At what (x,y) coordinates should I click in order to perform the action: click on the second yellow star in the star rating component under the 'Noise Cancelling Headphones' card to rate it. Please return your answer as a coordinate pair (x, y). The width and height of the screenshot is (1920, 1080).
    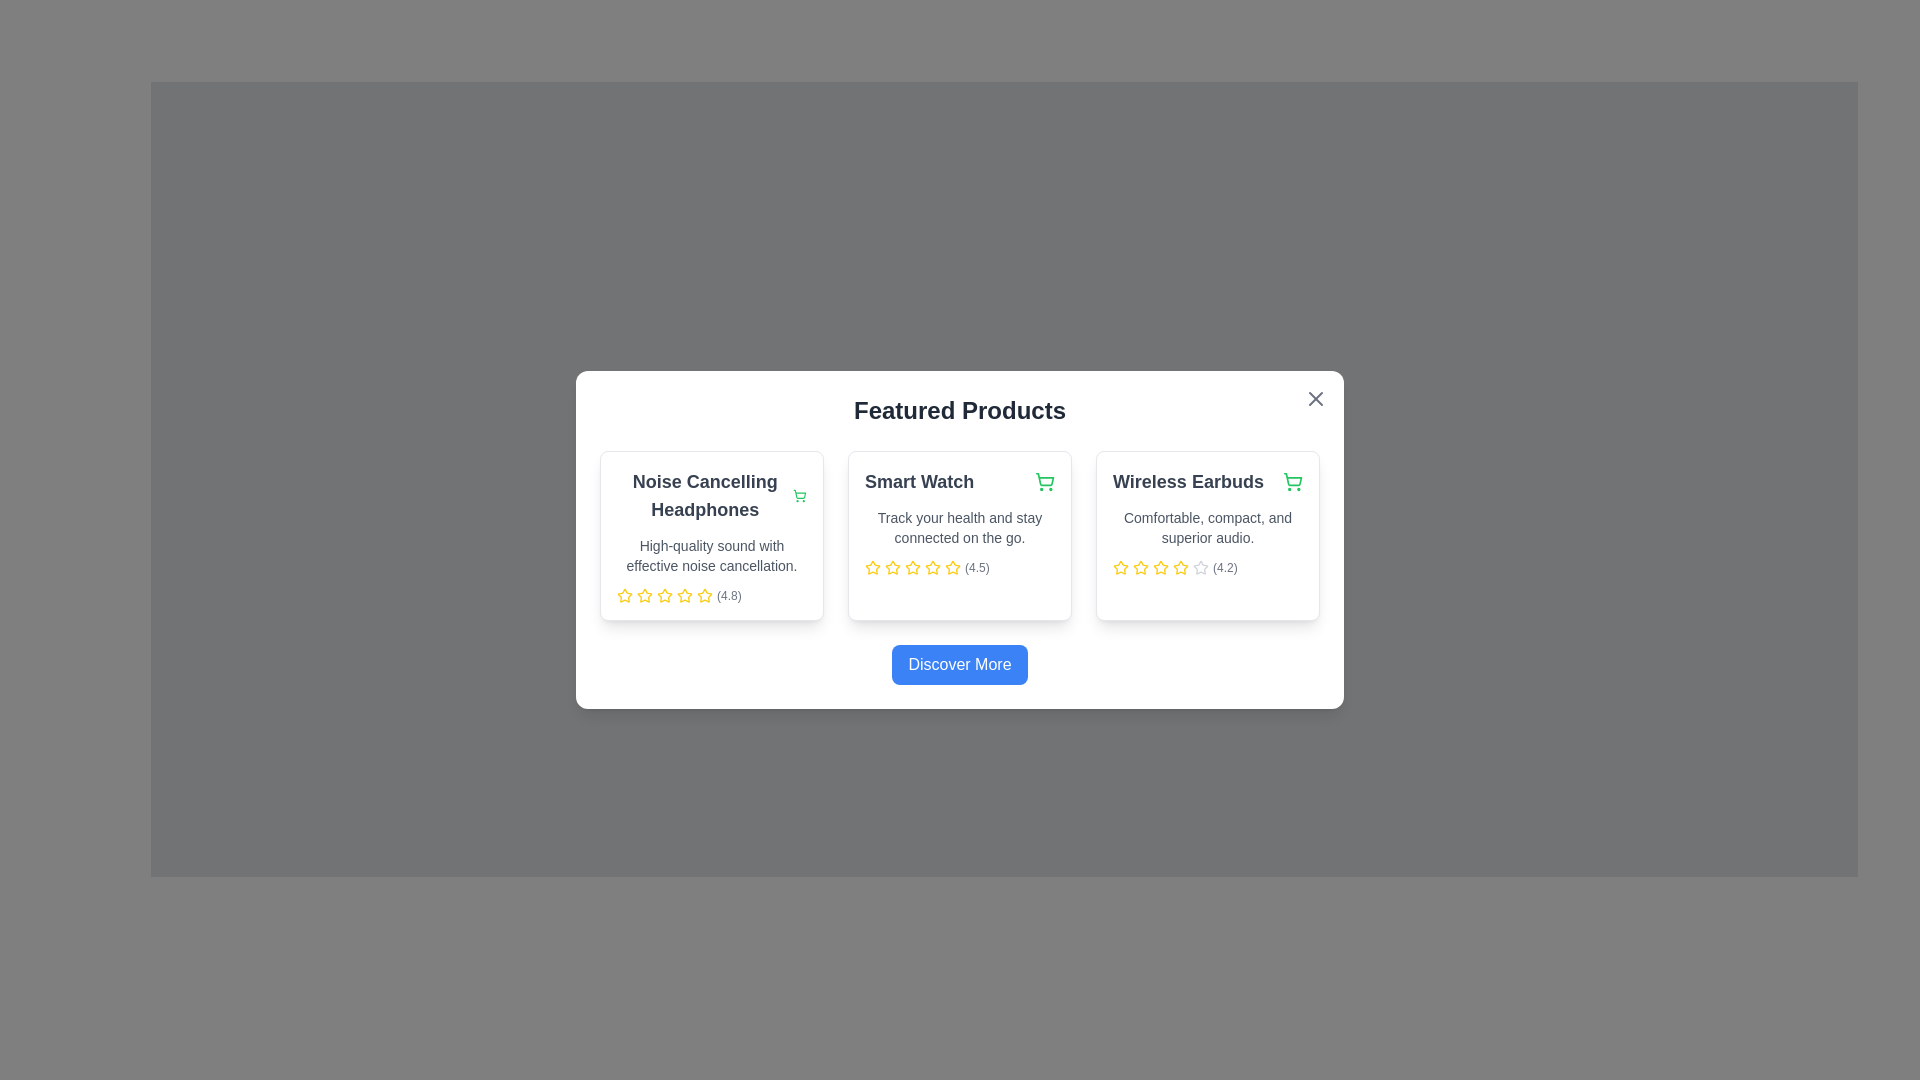
    Looking at the image, I should click on (705, 594).